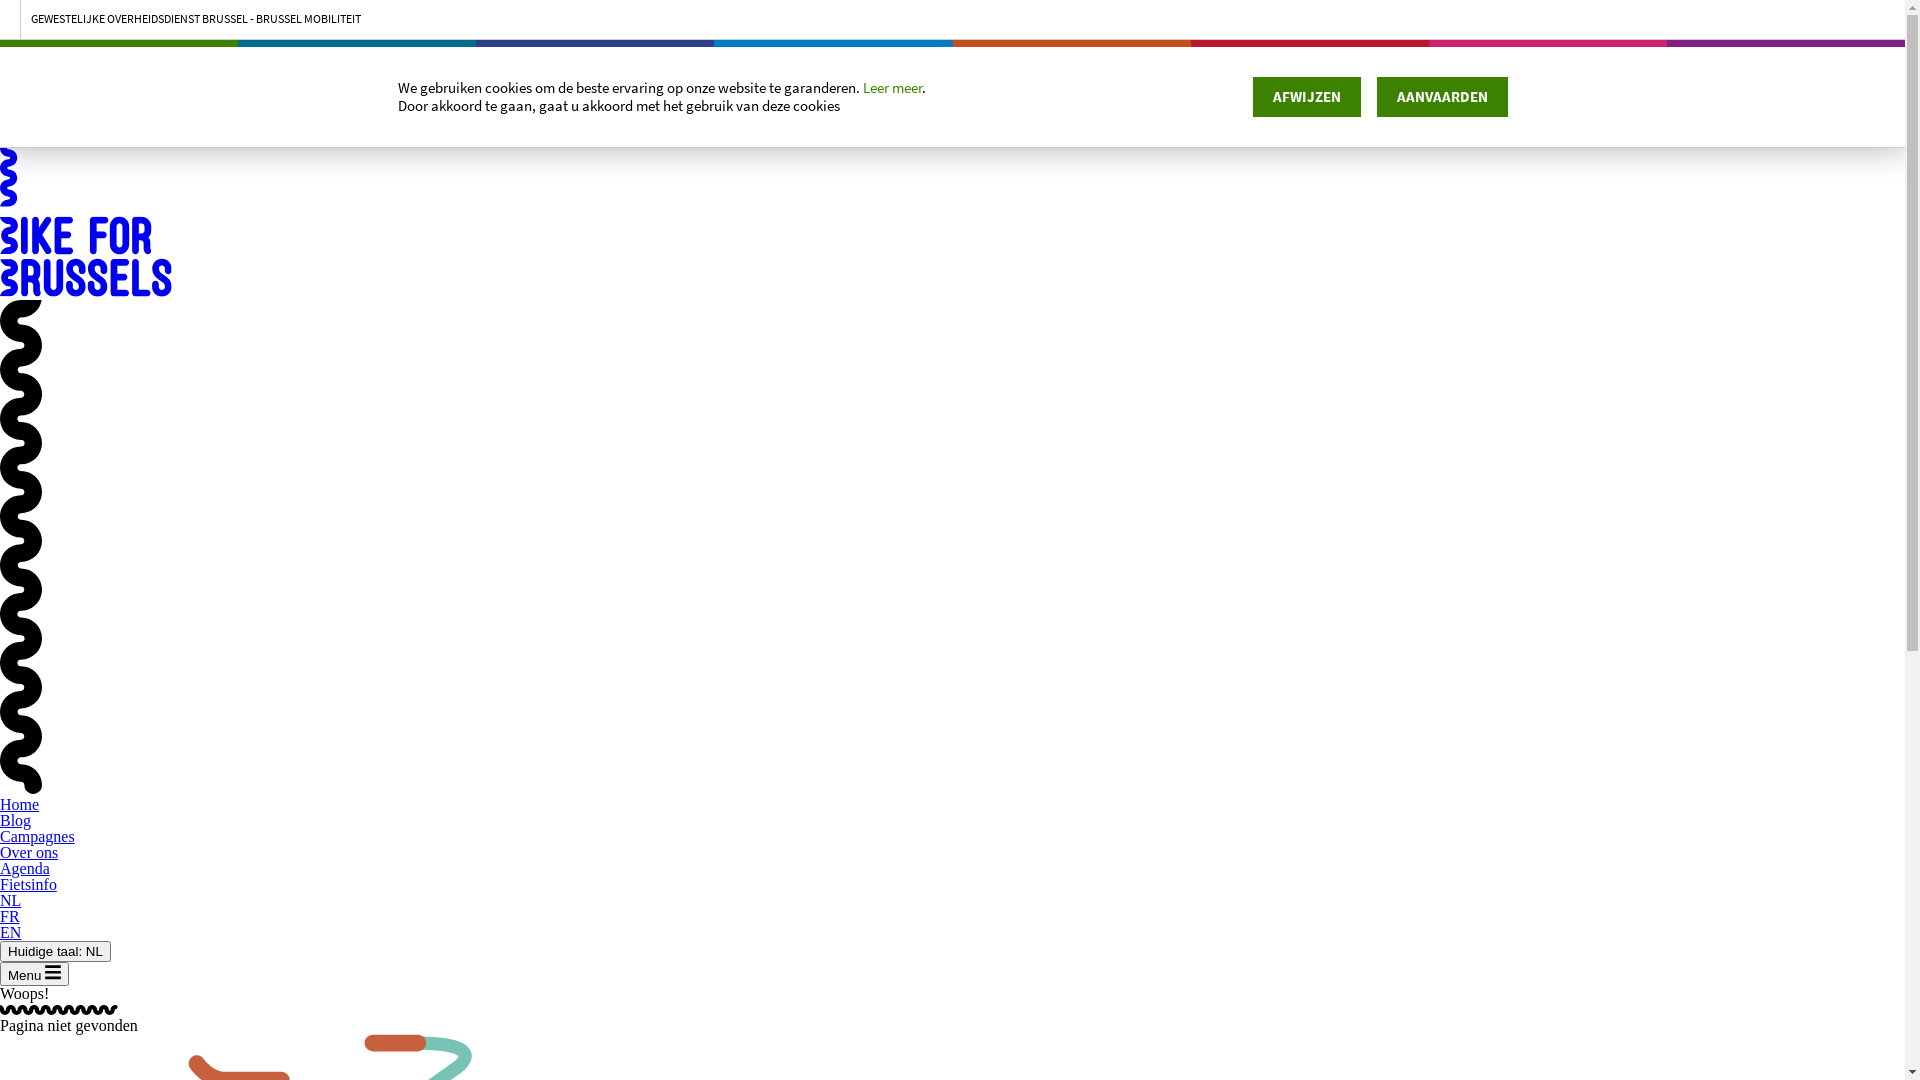 This screenshot has width=1920, height=1080. I want to click on 'Agenda', so click(0, 867).